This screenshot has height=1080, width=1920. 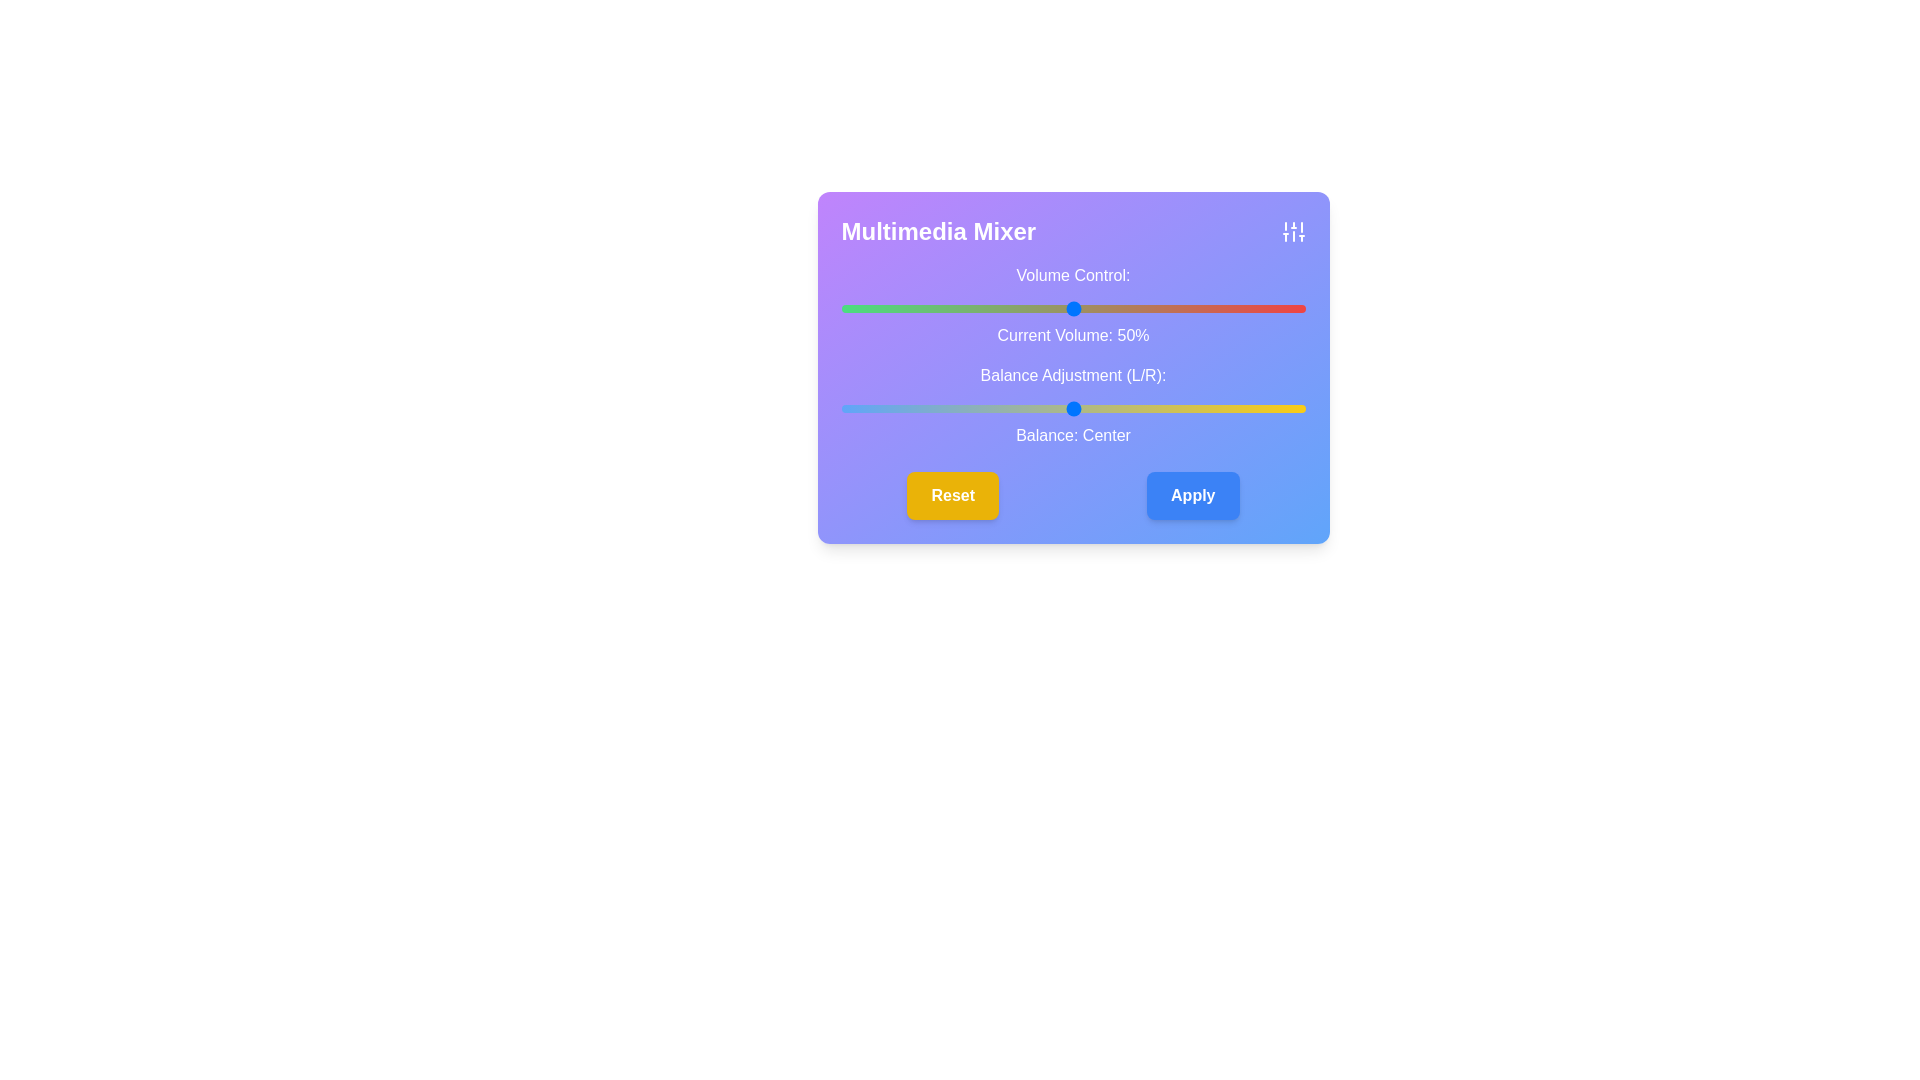 I want to click on the volume slider to set the volume to 88%, so click(x=1248, y=308).